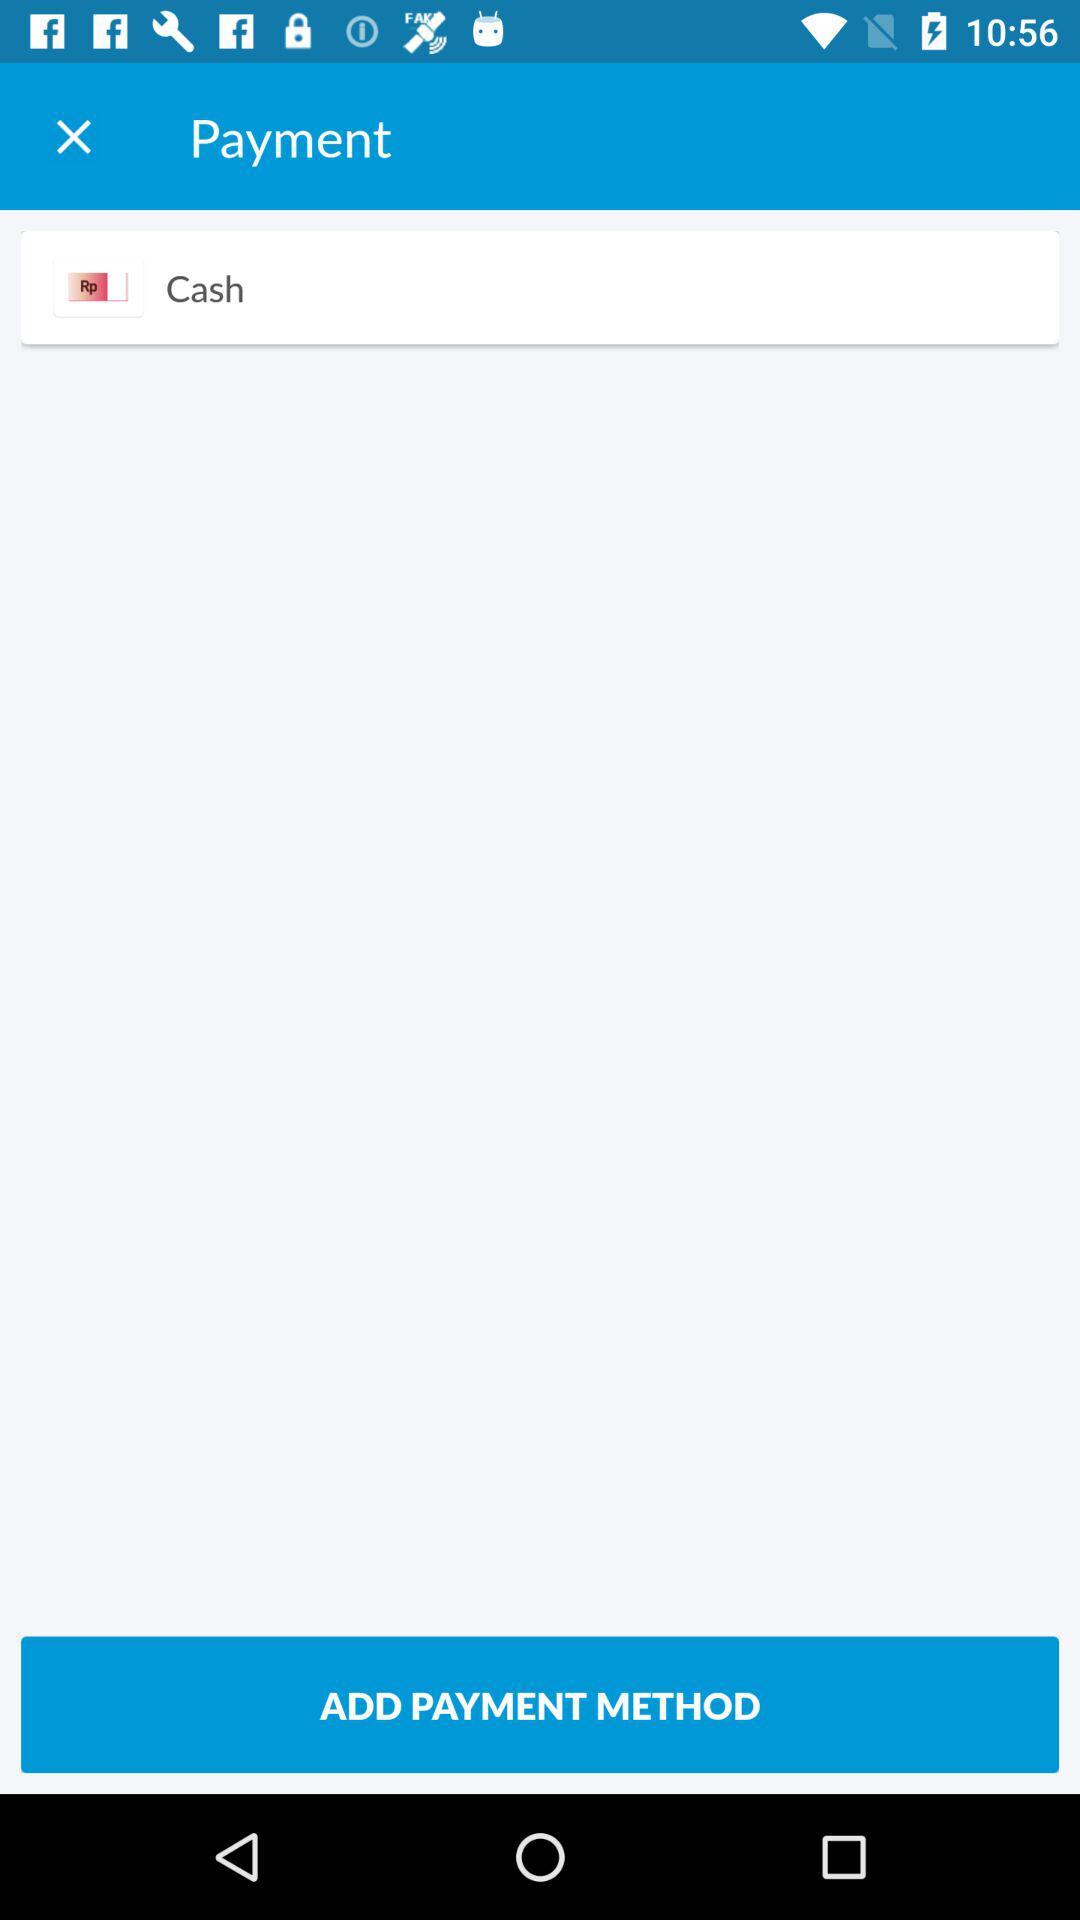 This screenshot has height=1920, width=1080. I want to click on the payment window, so click(72, 135).